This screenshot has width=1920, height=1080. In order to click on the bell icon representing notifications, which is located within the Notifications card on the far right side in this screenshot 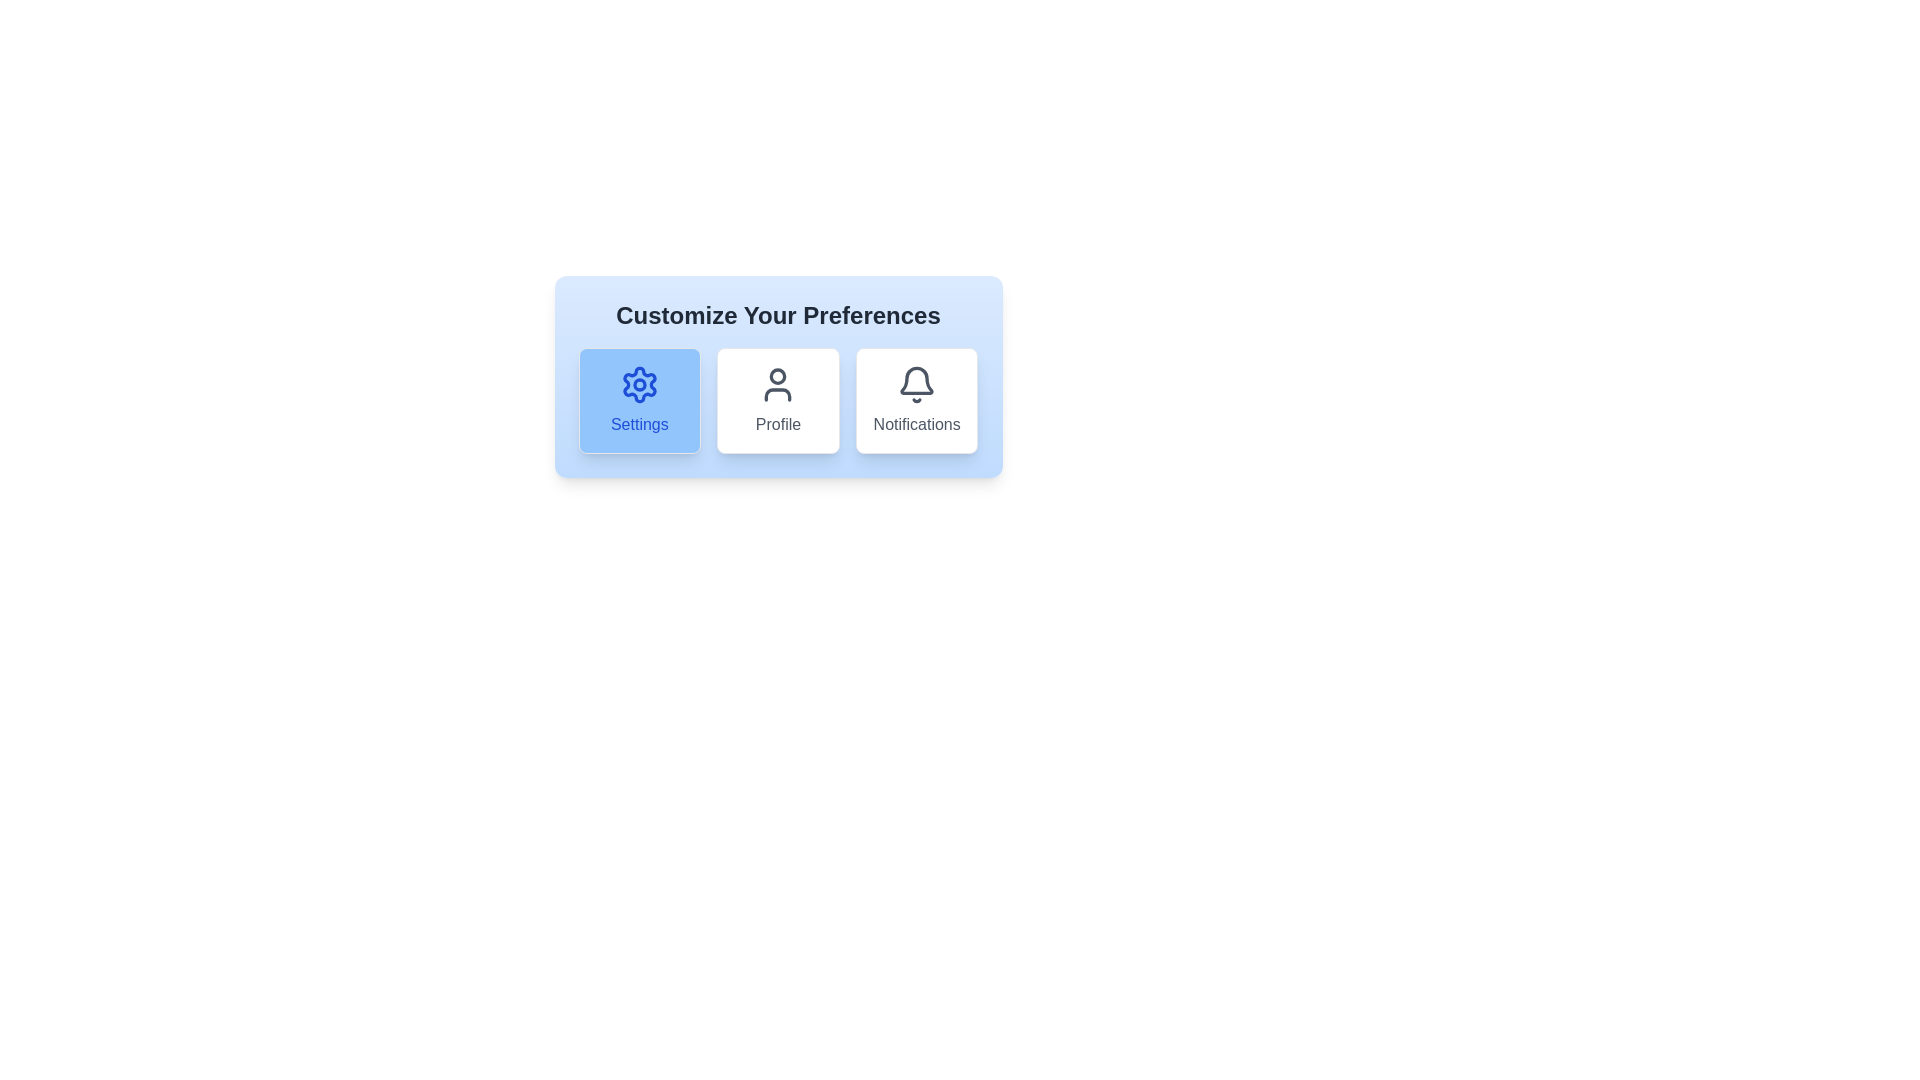, I will do `click(916, 380)`.